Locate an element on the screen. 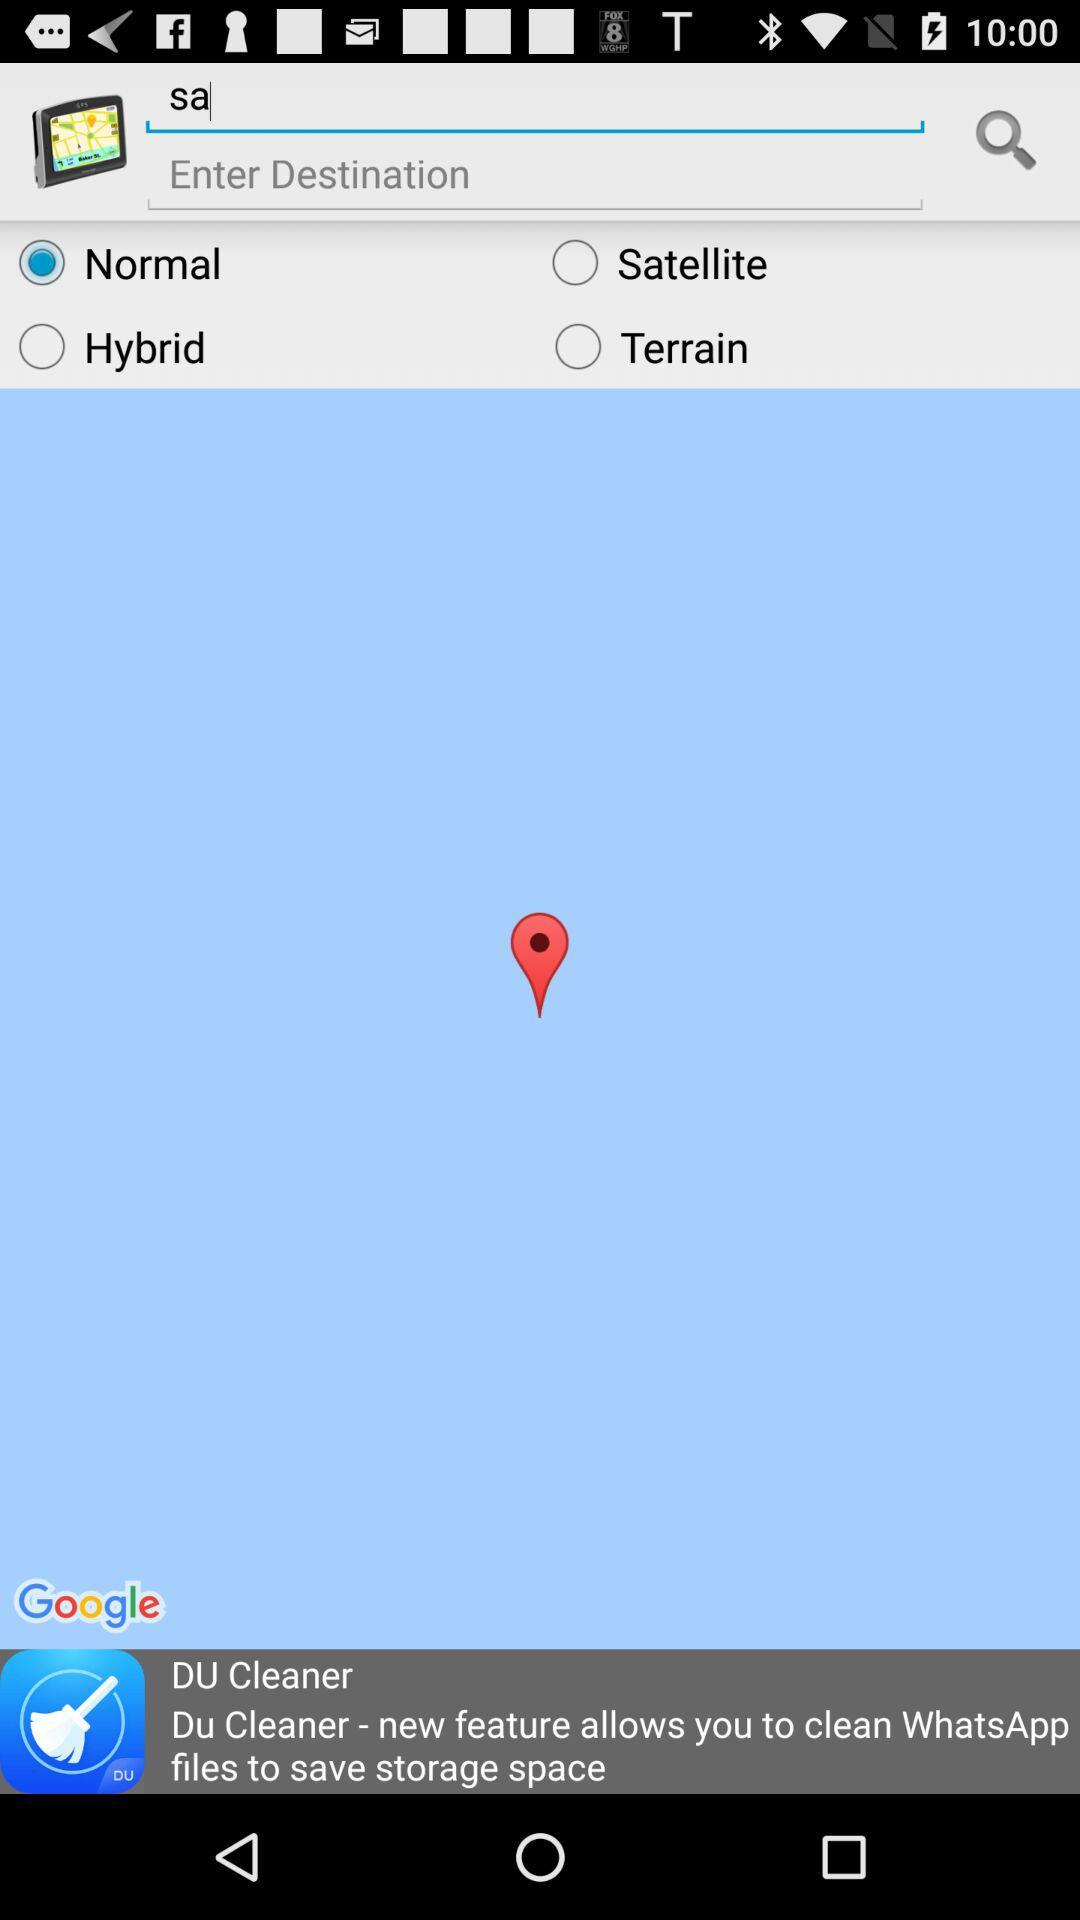 This screenshot has width=1080, height=1920. destinaltion is located at coordinates (534, 181).